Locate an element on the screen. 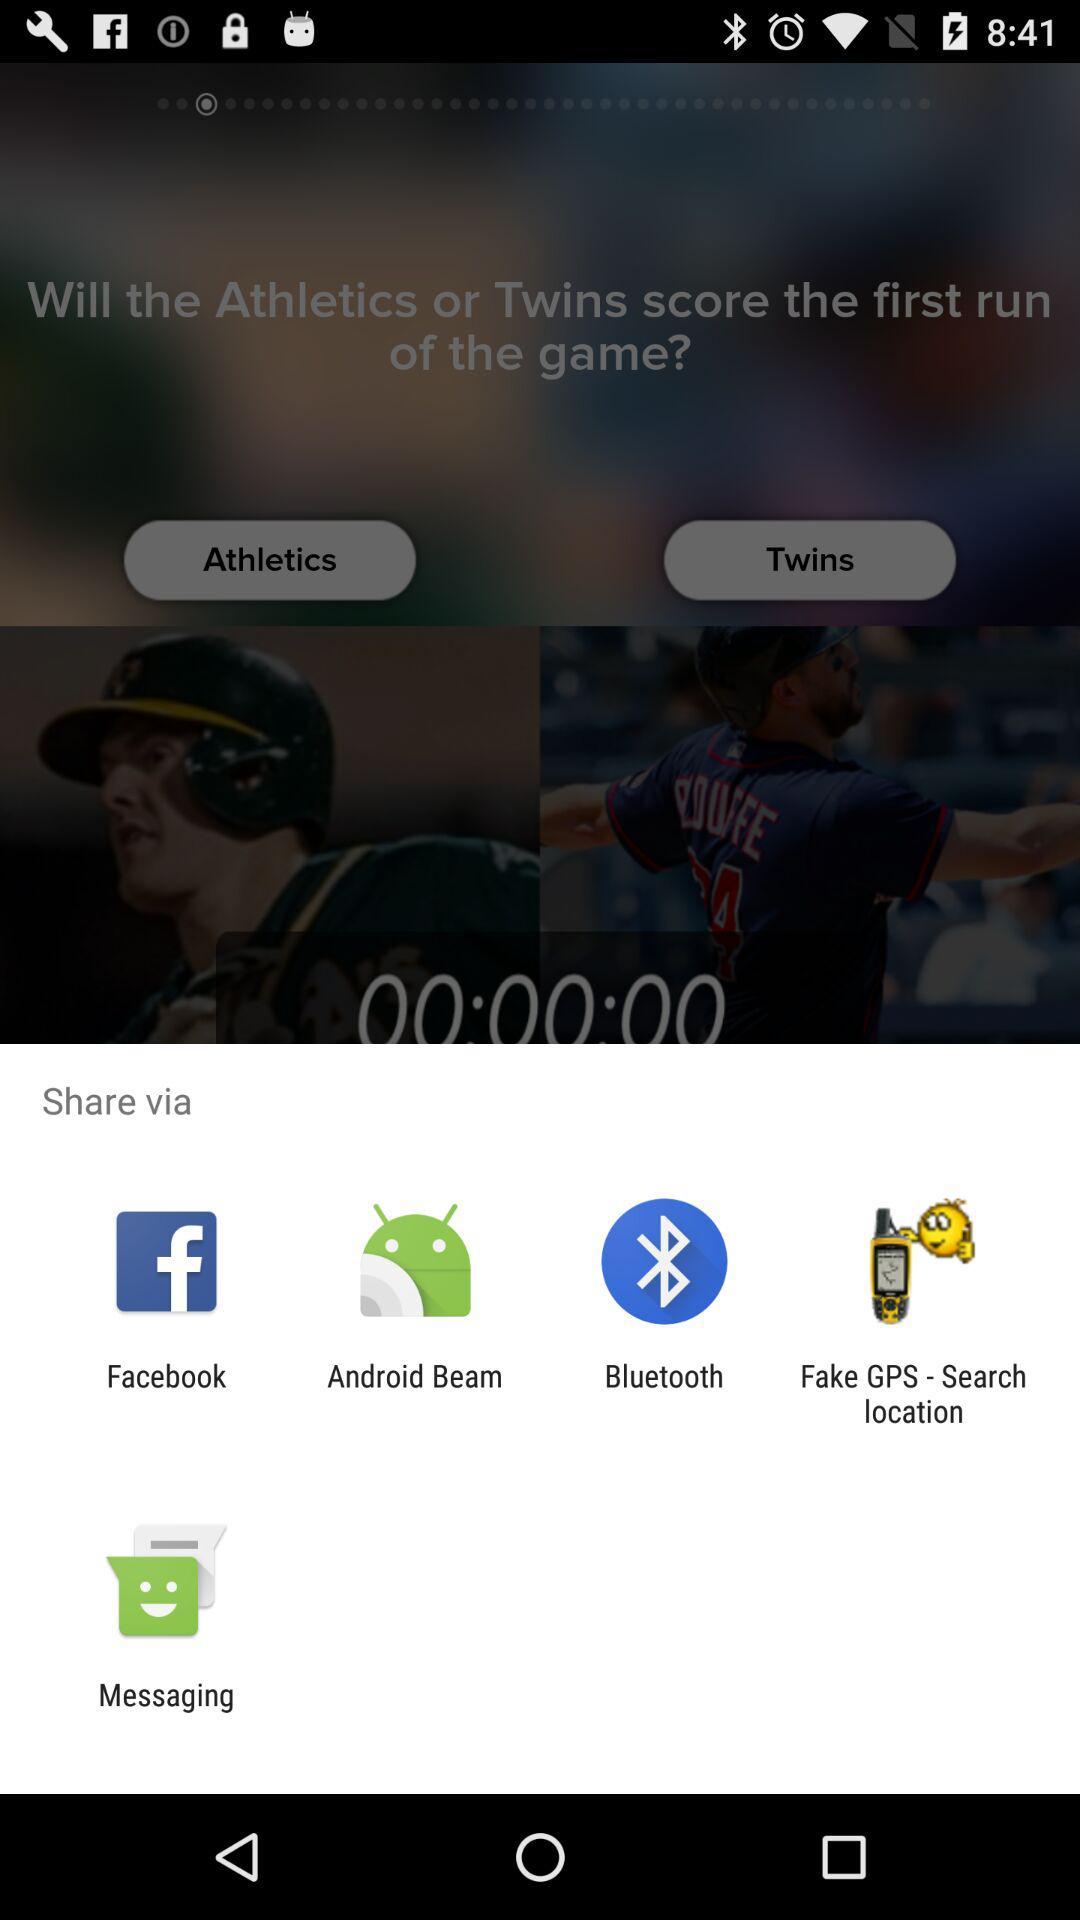  the icon next to the android beam icon is located at coordinates (664, 1392).